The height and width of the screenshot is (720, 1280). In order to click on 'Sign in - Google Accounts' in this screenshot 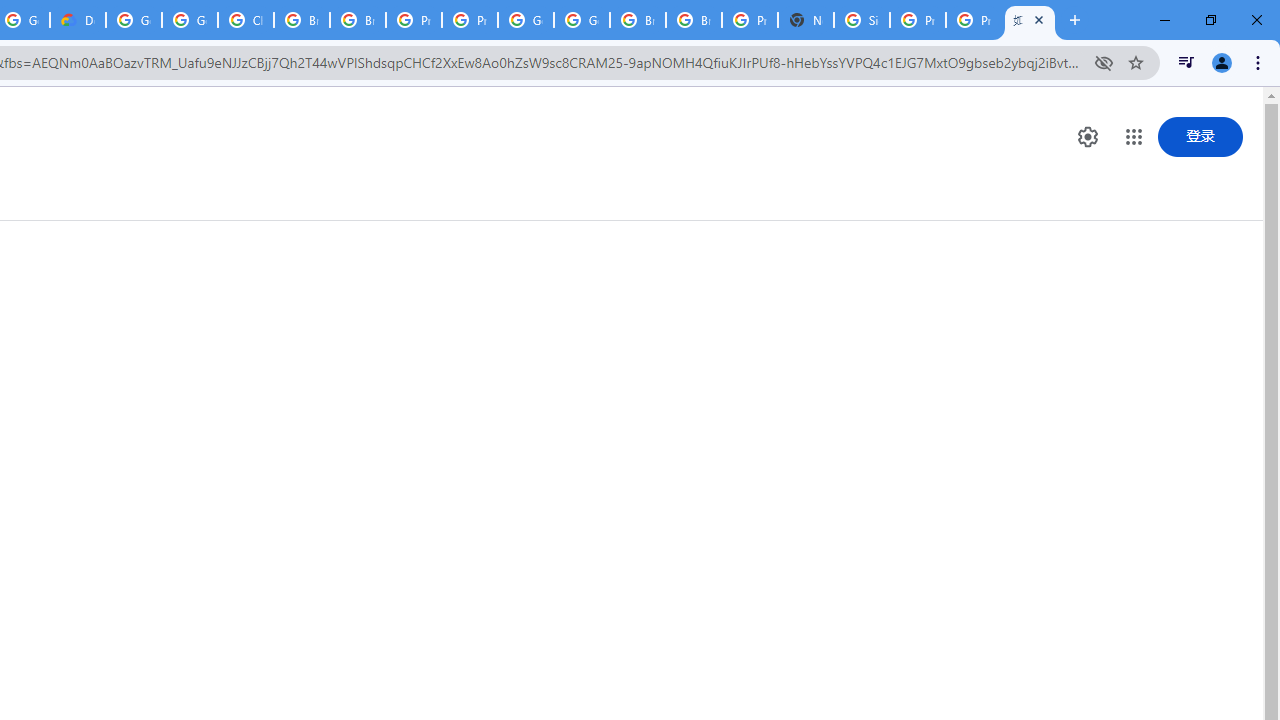, I will do `click(862, 20)`.